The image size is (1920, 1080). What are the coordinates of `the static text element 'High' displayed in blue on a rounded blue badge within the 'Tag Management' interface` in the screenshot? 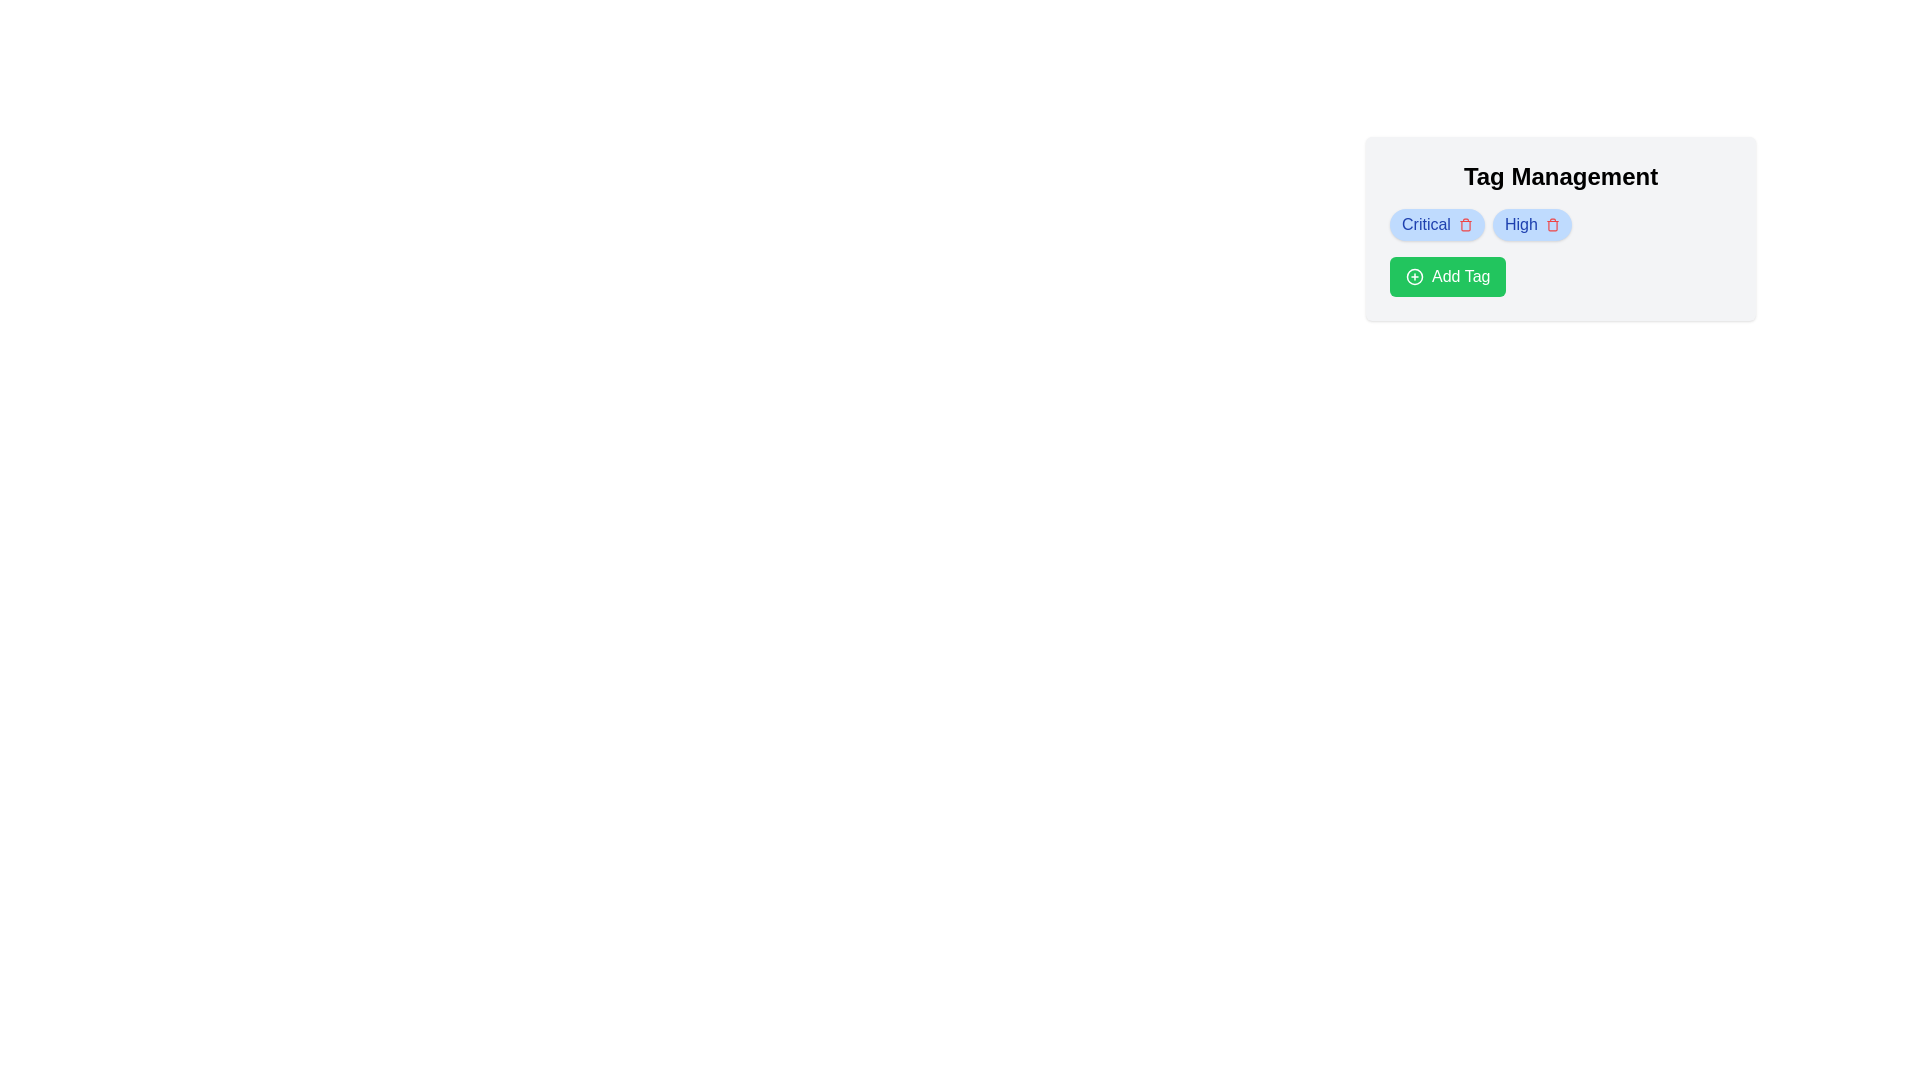 It's located at (1520, 224).